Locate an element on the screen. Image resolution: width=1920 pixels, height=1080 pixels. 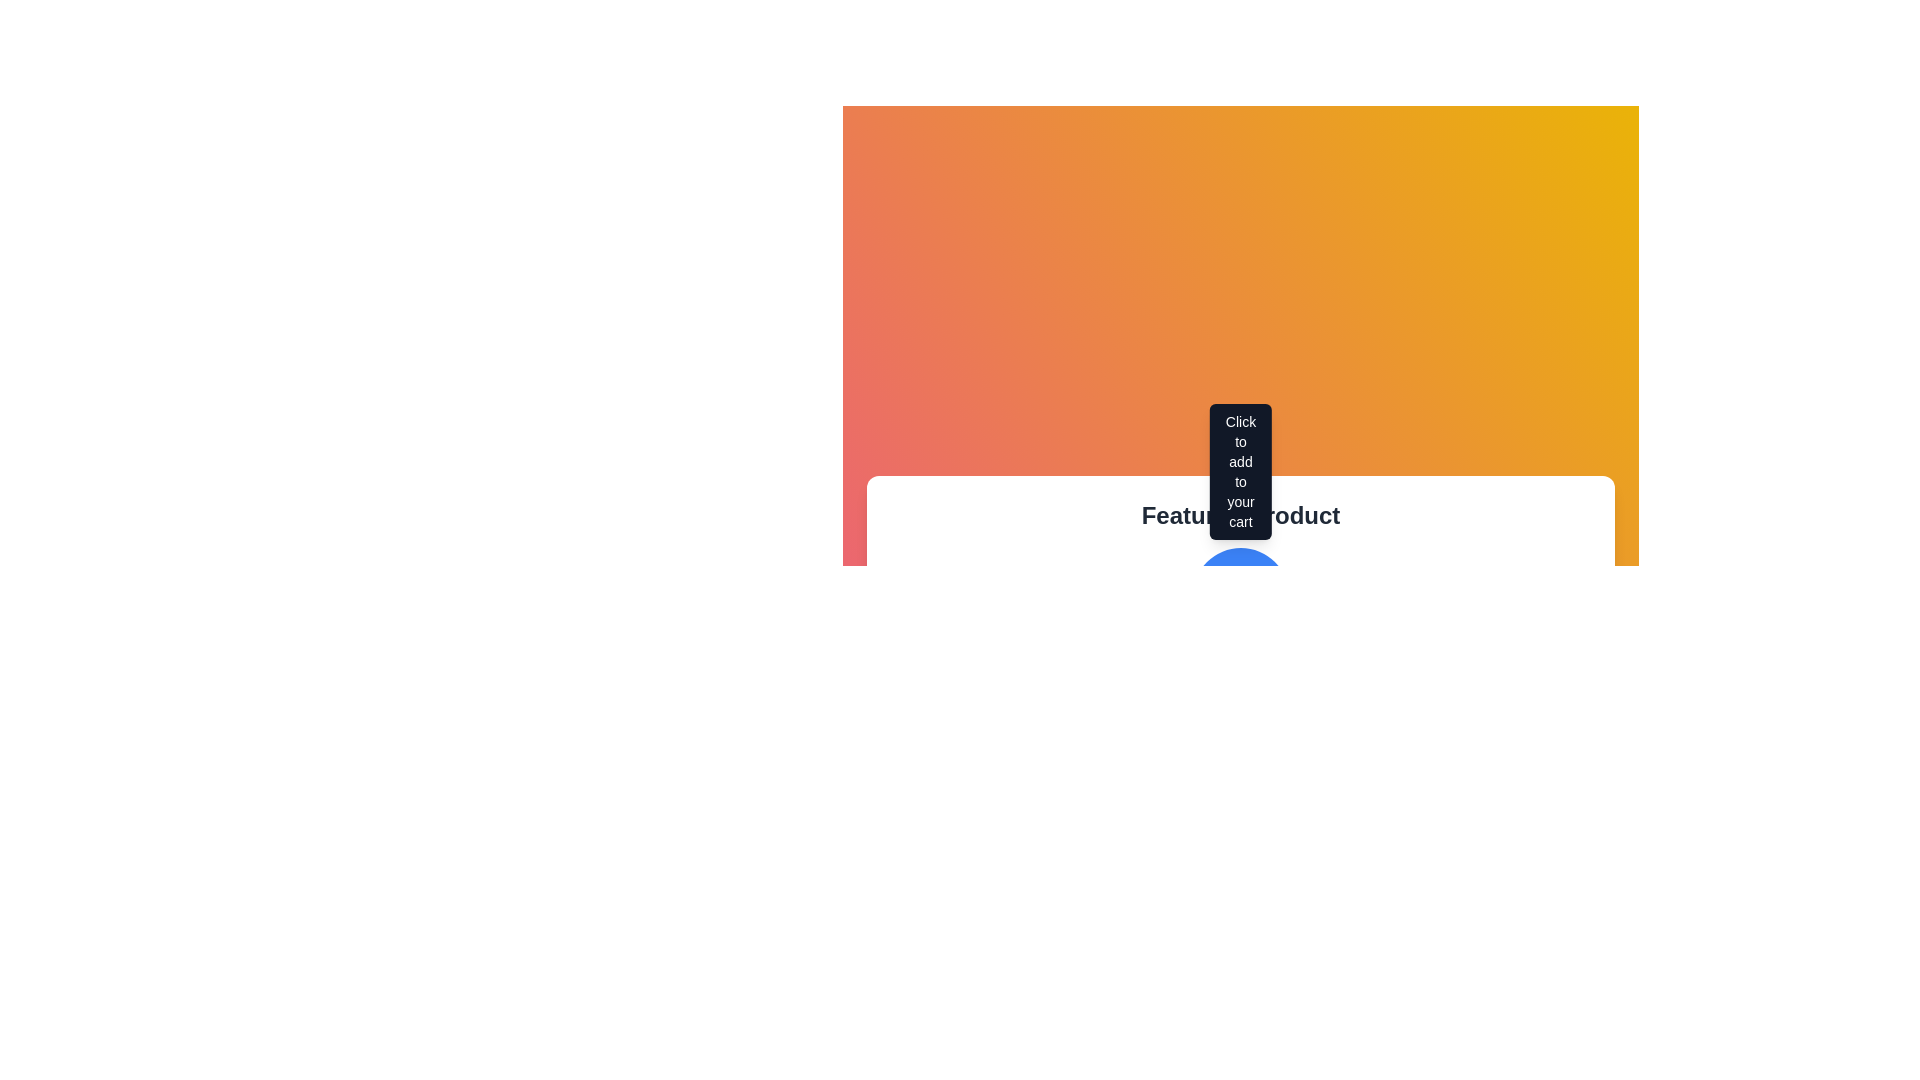
the tooltip element providing information about the shopping cart button for accessibility purposes is located at coordinates (1240, 471).